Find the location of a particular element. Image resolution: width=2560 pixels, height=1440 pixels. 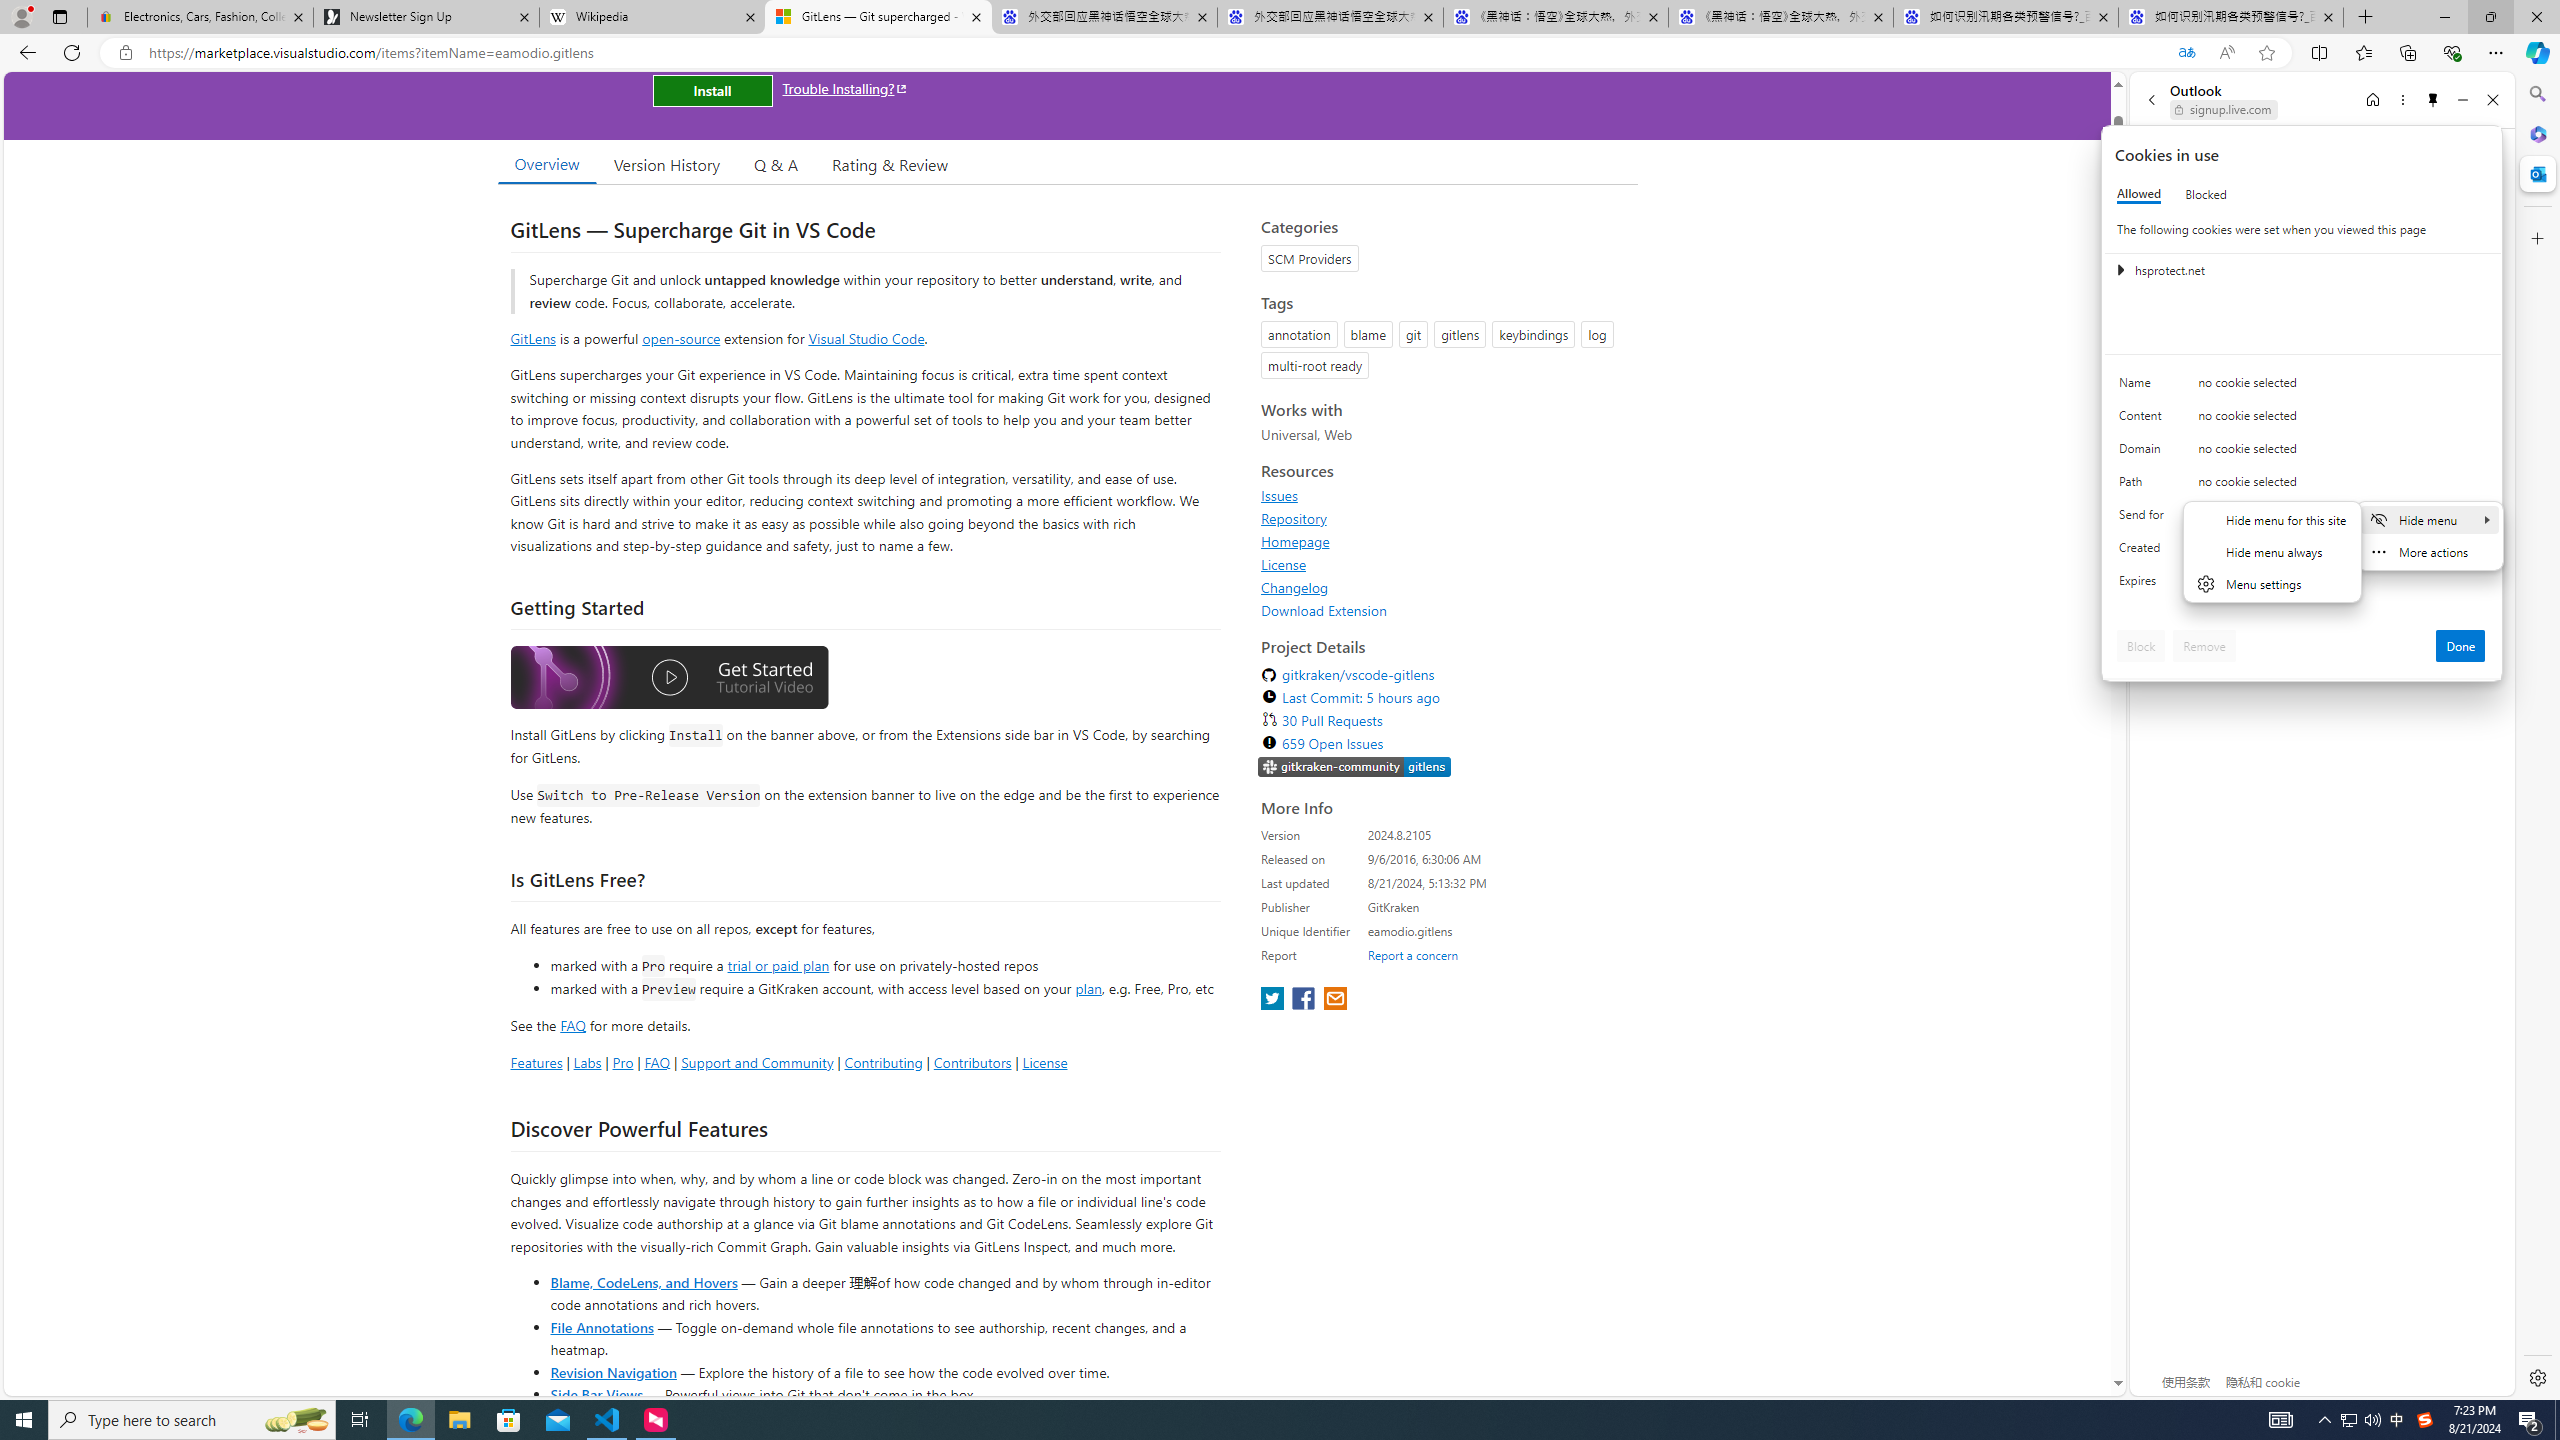

'Menu settings' is located at coordinates (2271, 582).